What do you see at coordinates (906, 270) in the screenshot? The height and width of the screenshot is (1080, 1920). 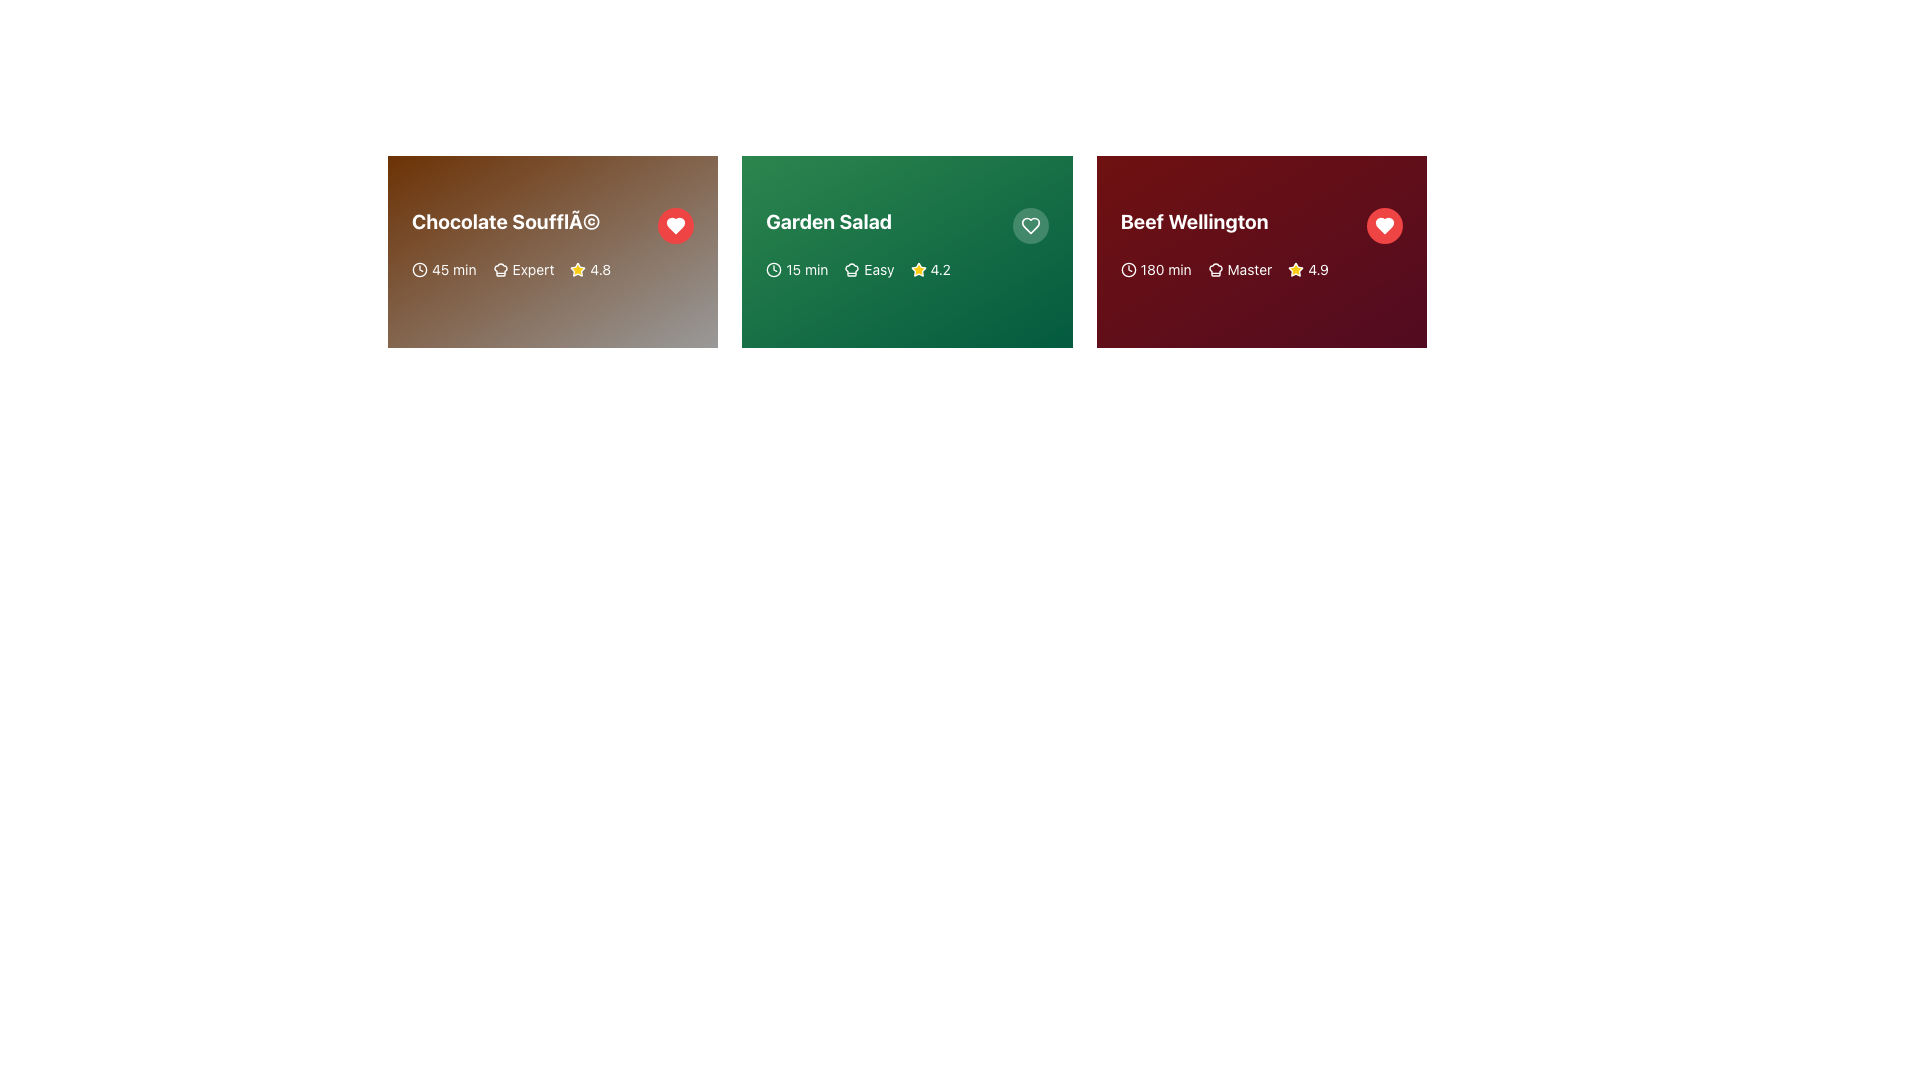 I see `informational text displaying '15 min Easy 4.2' within the green card labeled 'Garden Salad', located at the center coordinates` at bounding box center [906, 270].